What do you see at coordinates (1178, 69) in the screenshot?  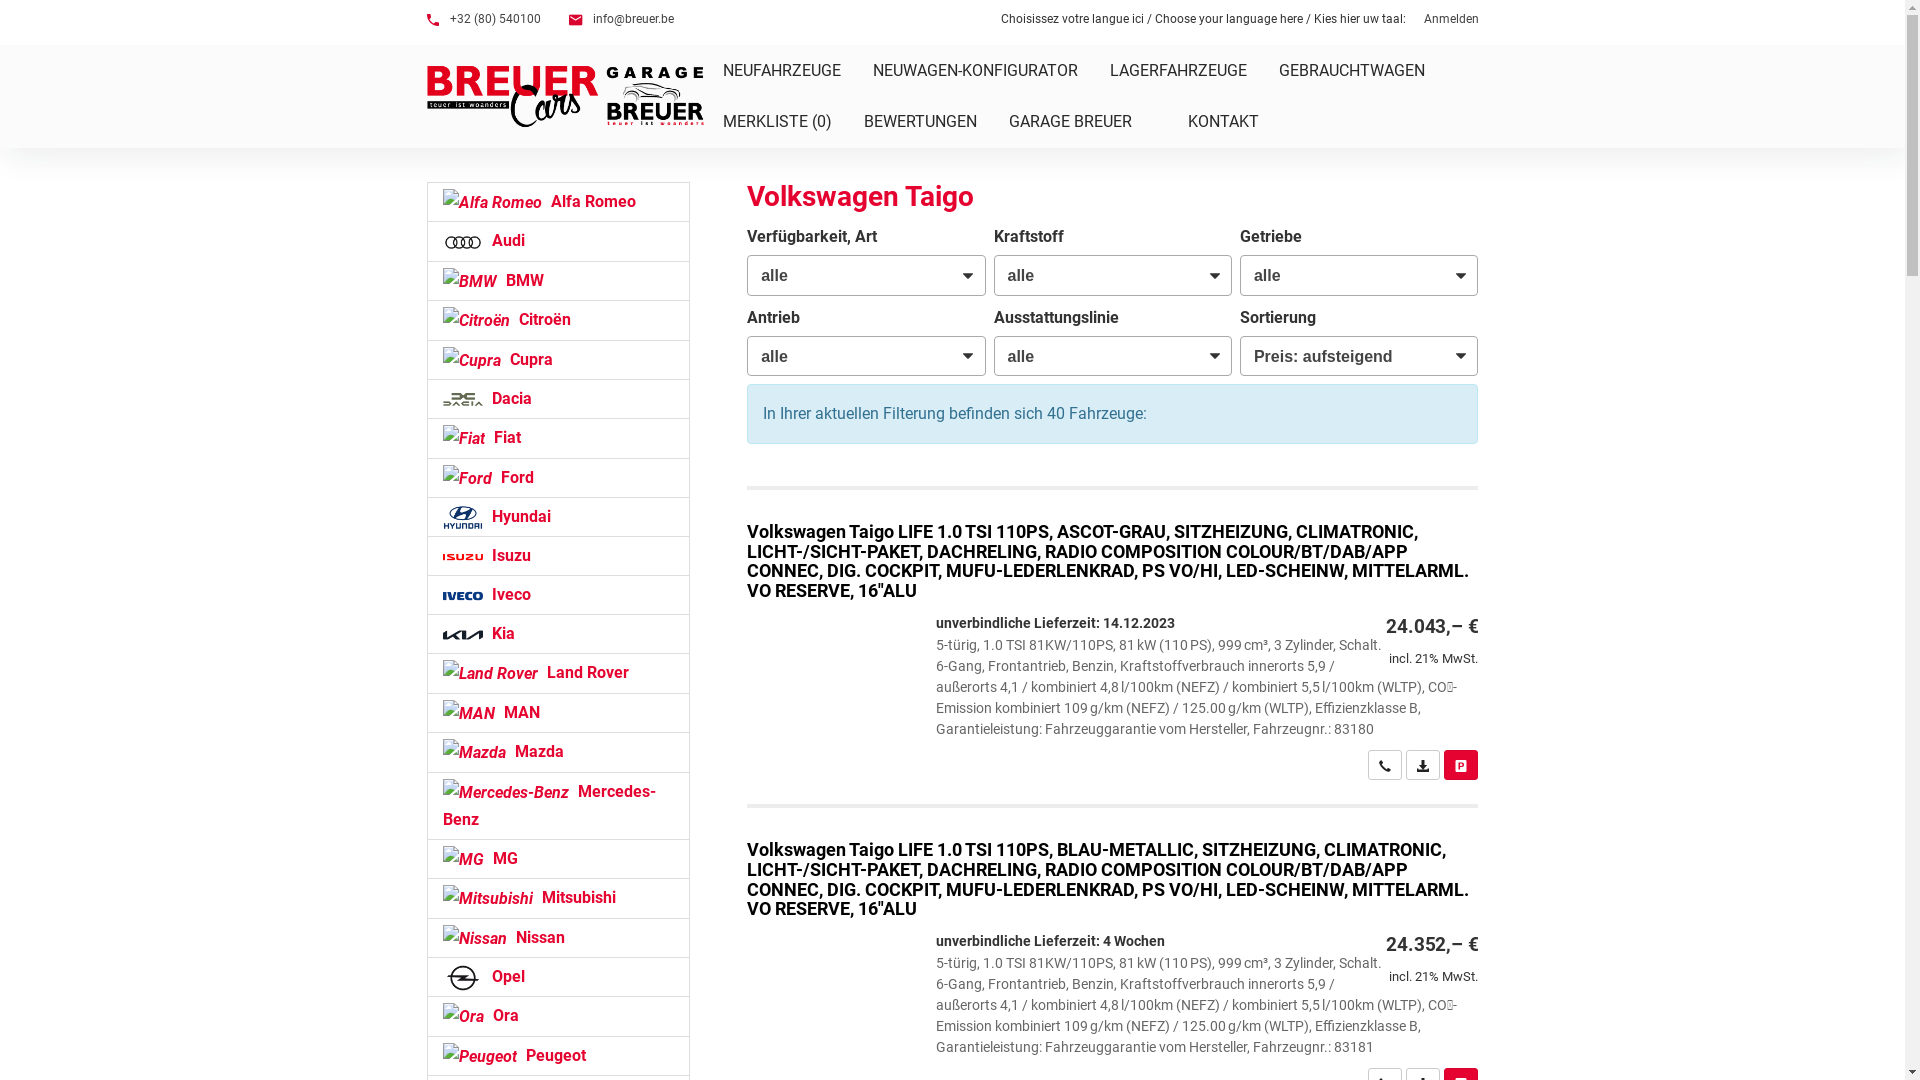 I see `'LAGERFAHRZEUGE'` at bounding box center [1178, 69].